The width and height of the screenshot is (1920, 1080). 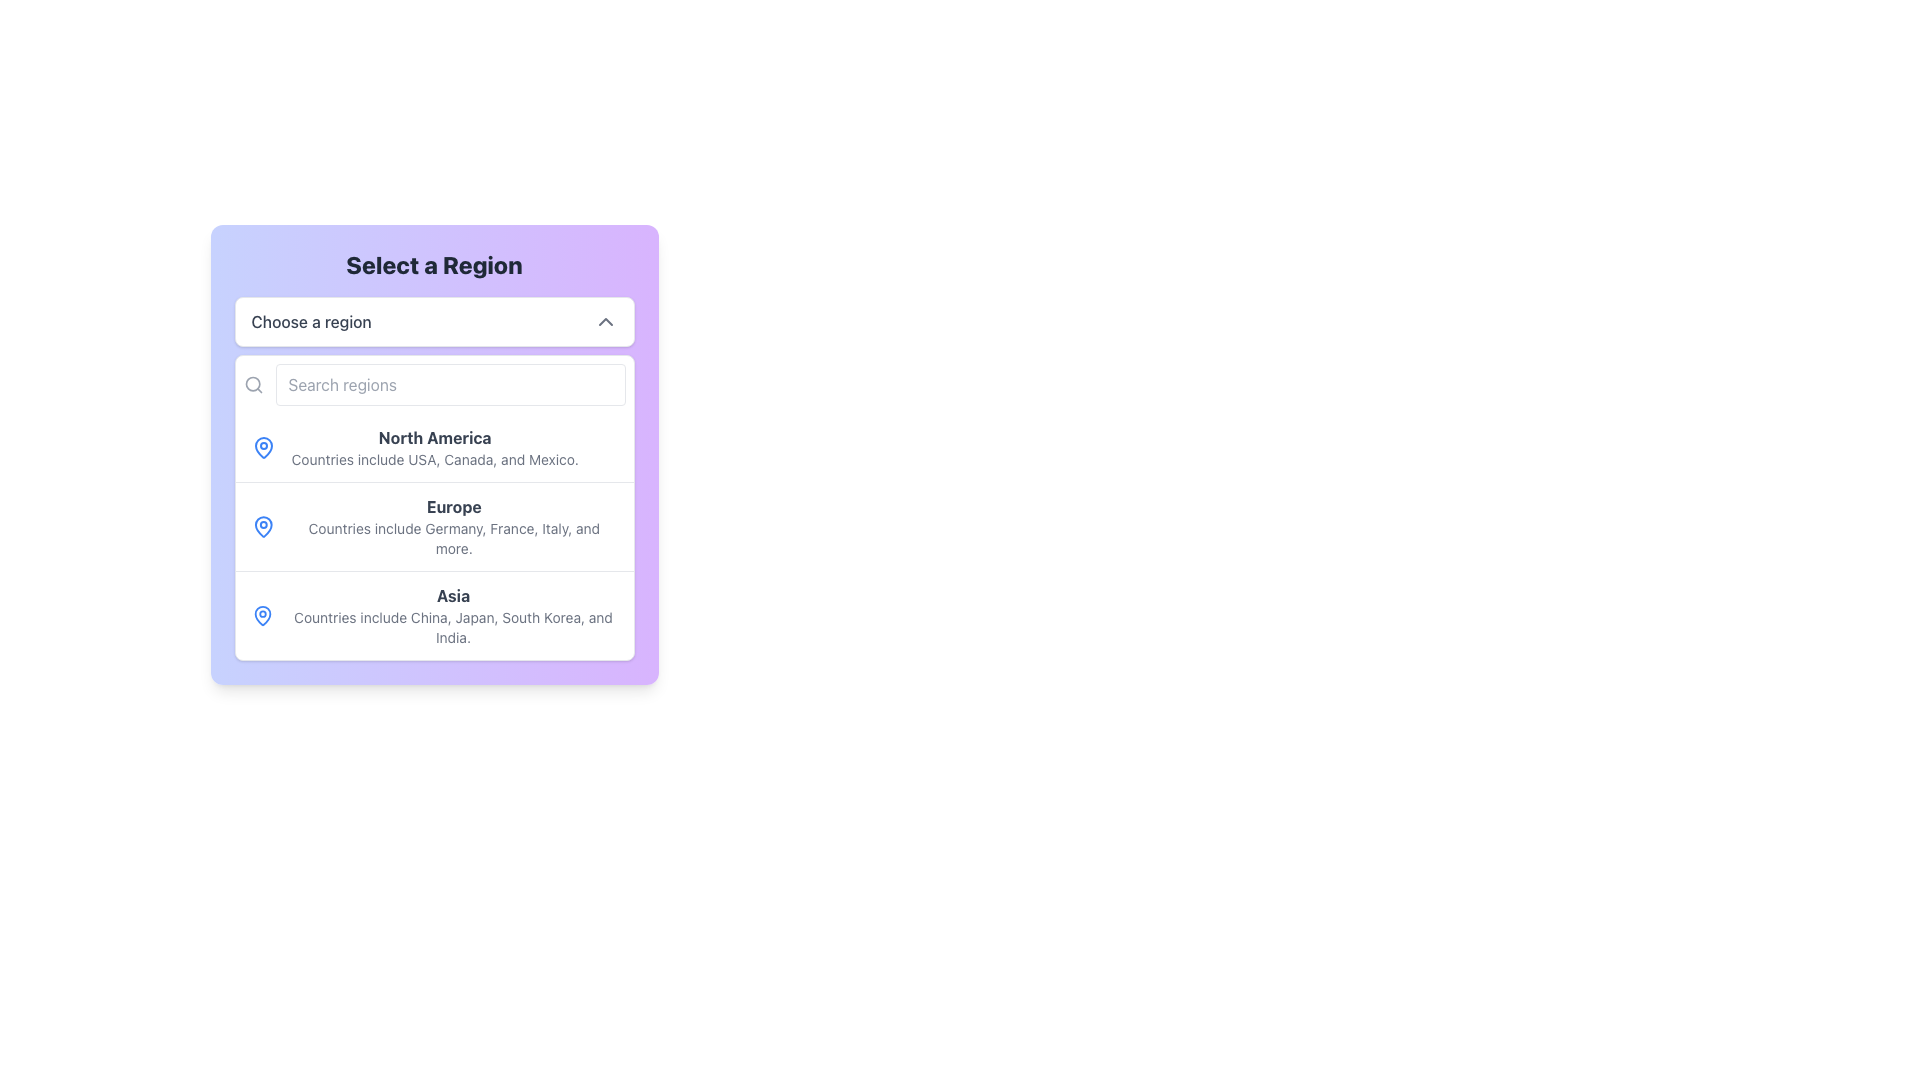 I want to click on the text block containing the header 'Asia' and the subtext about countries, which is the third listing in the 'Select a Region' dropdown, so click(x=452, y=615).